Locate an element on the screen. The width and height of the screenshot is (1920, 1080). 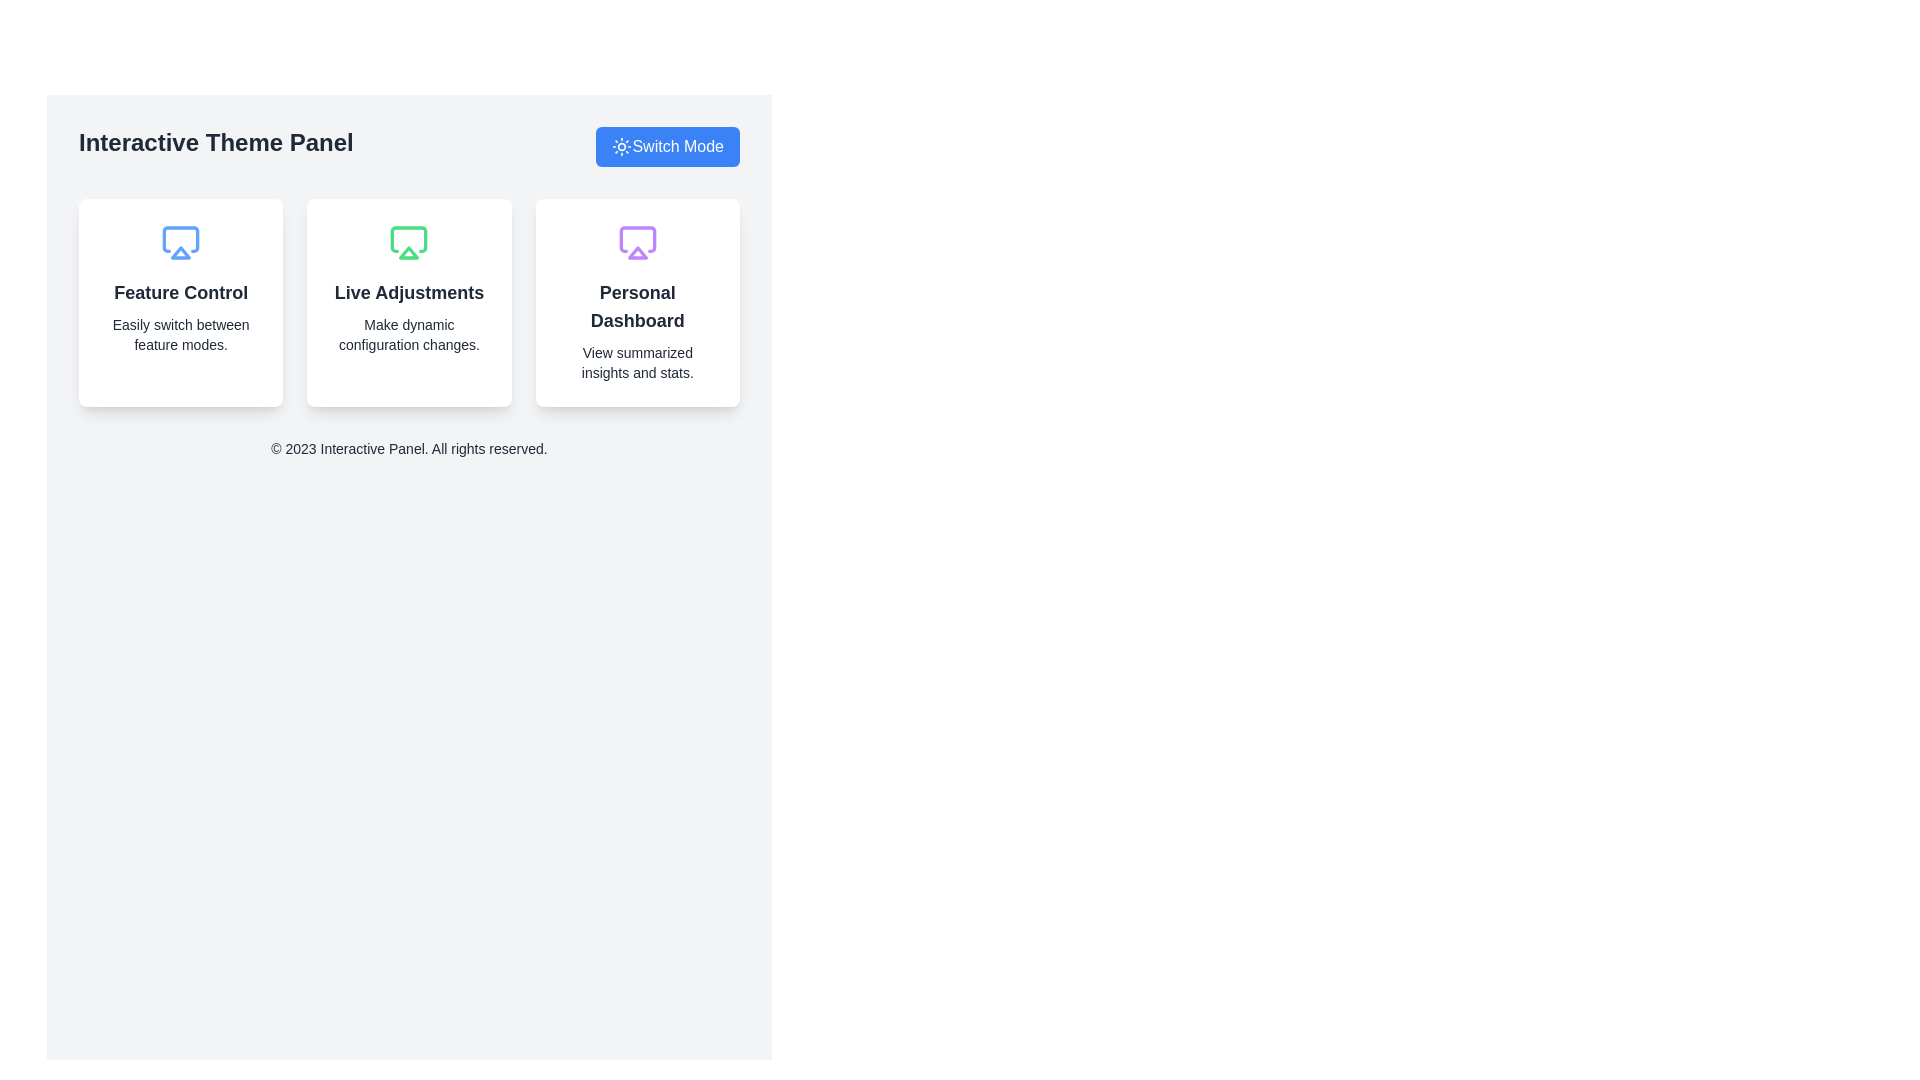
the informational text block that contains the phrase 'Easily switch between feature modes.' which is located beneath the 'Feature Control' header in the leftmost card of three cards is located at coordinates (181, 334).